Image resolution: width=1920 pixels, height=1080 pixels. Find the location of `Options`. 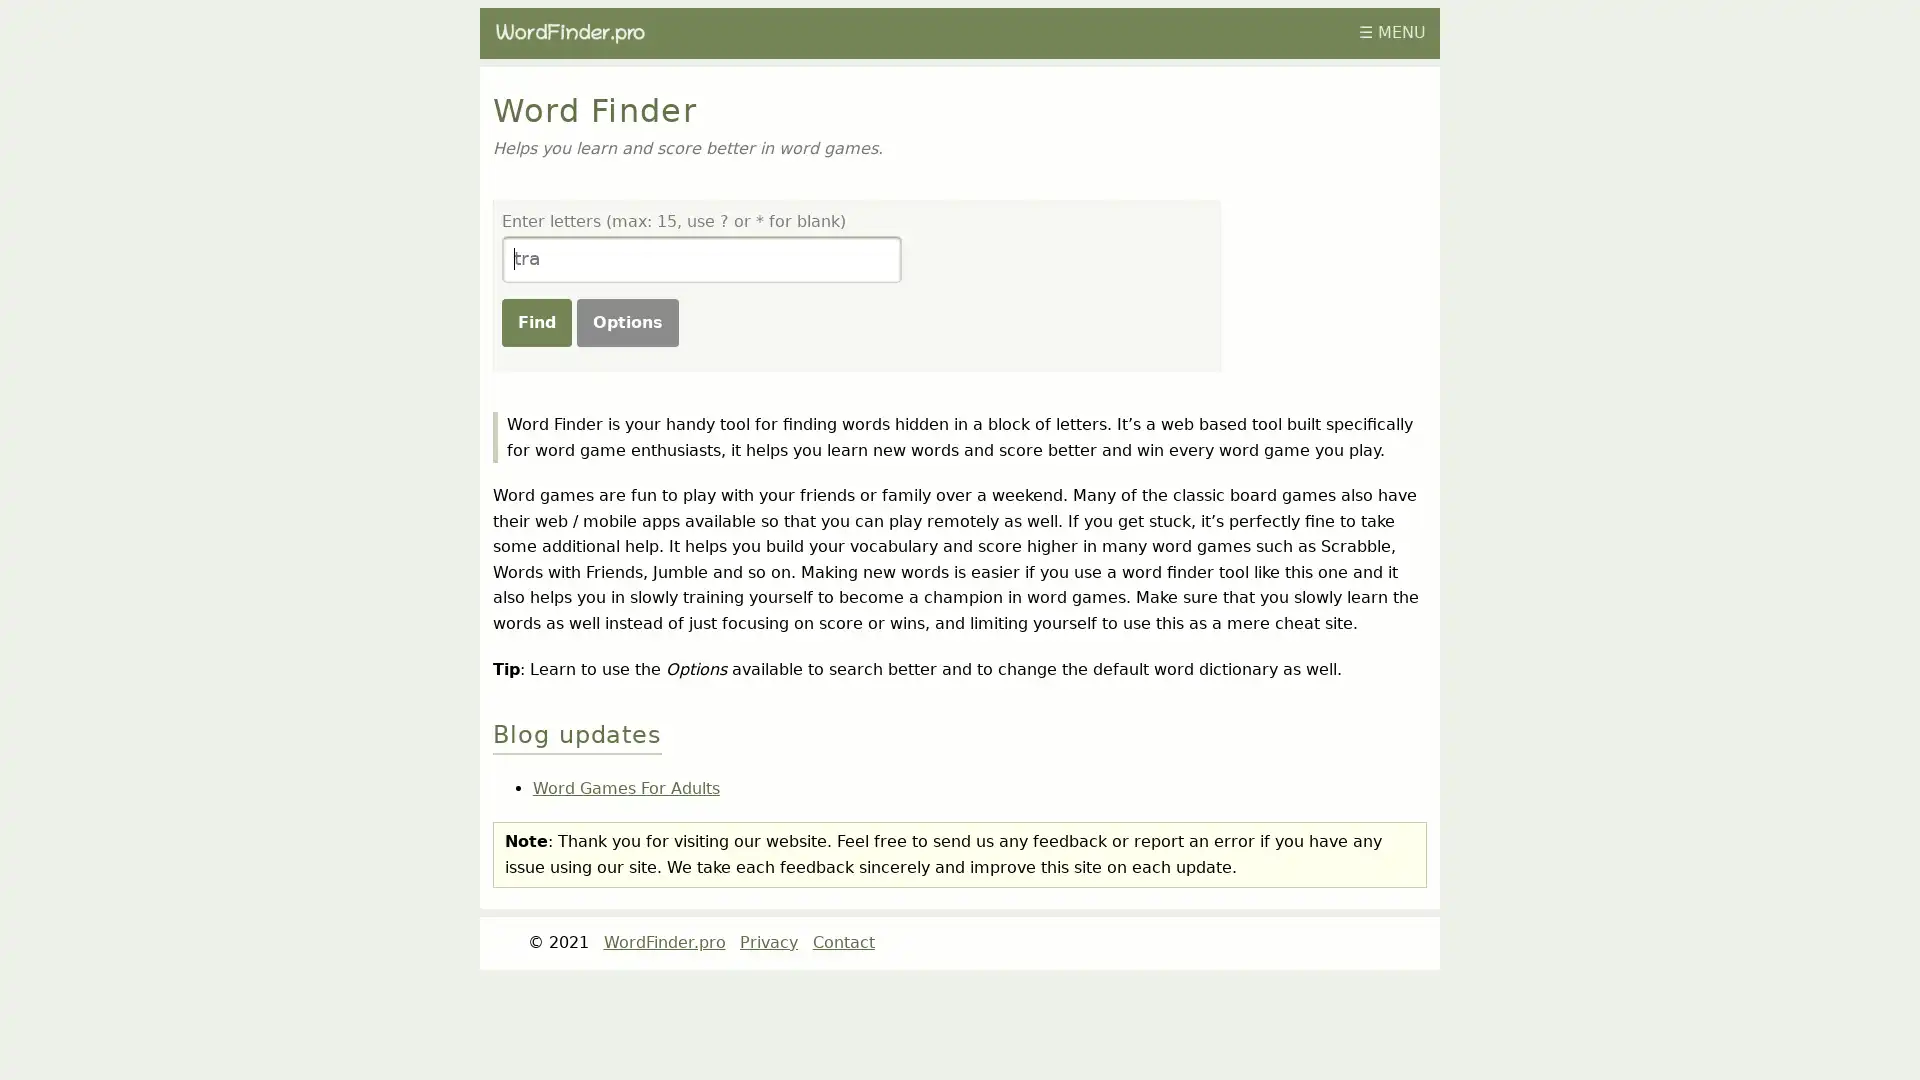

Options is located at coordinates (626, 320).